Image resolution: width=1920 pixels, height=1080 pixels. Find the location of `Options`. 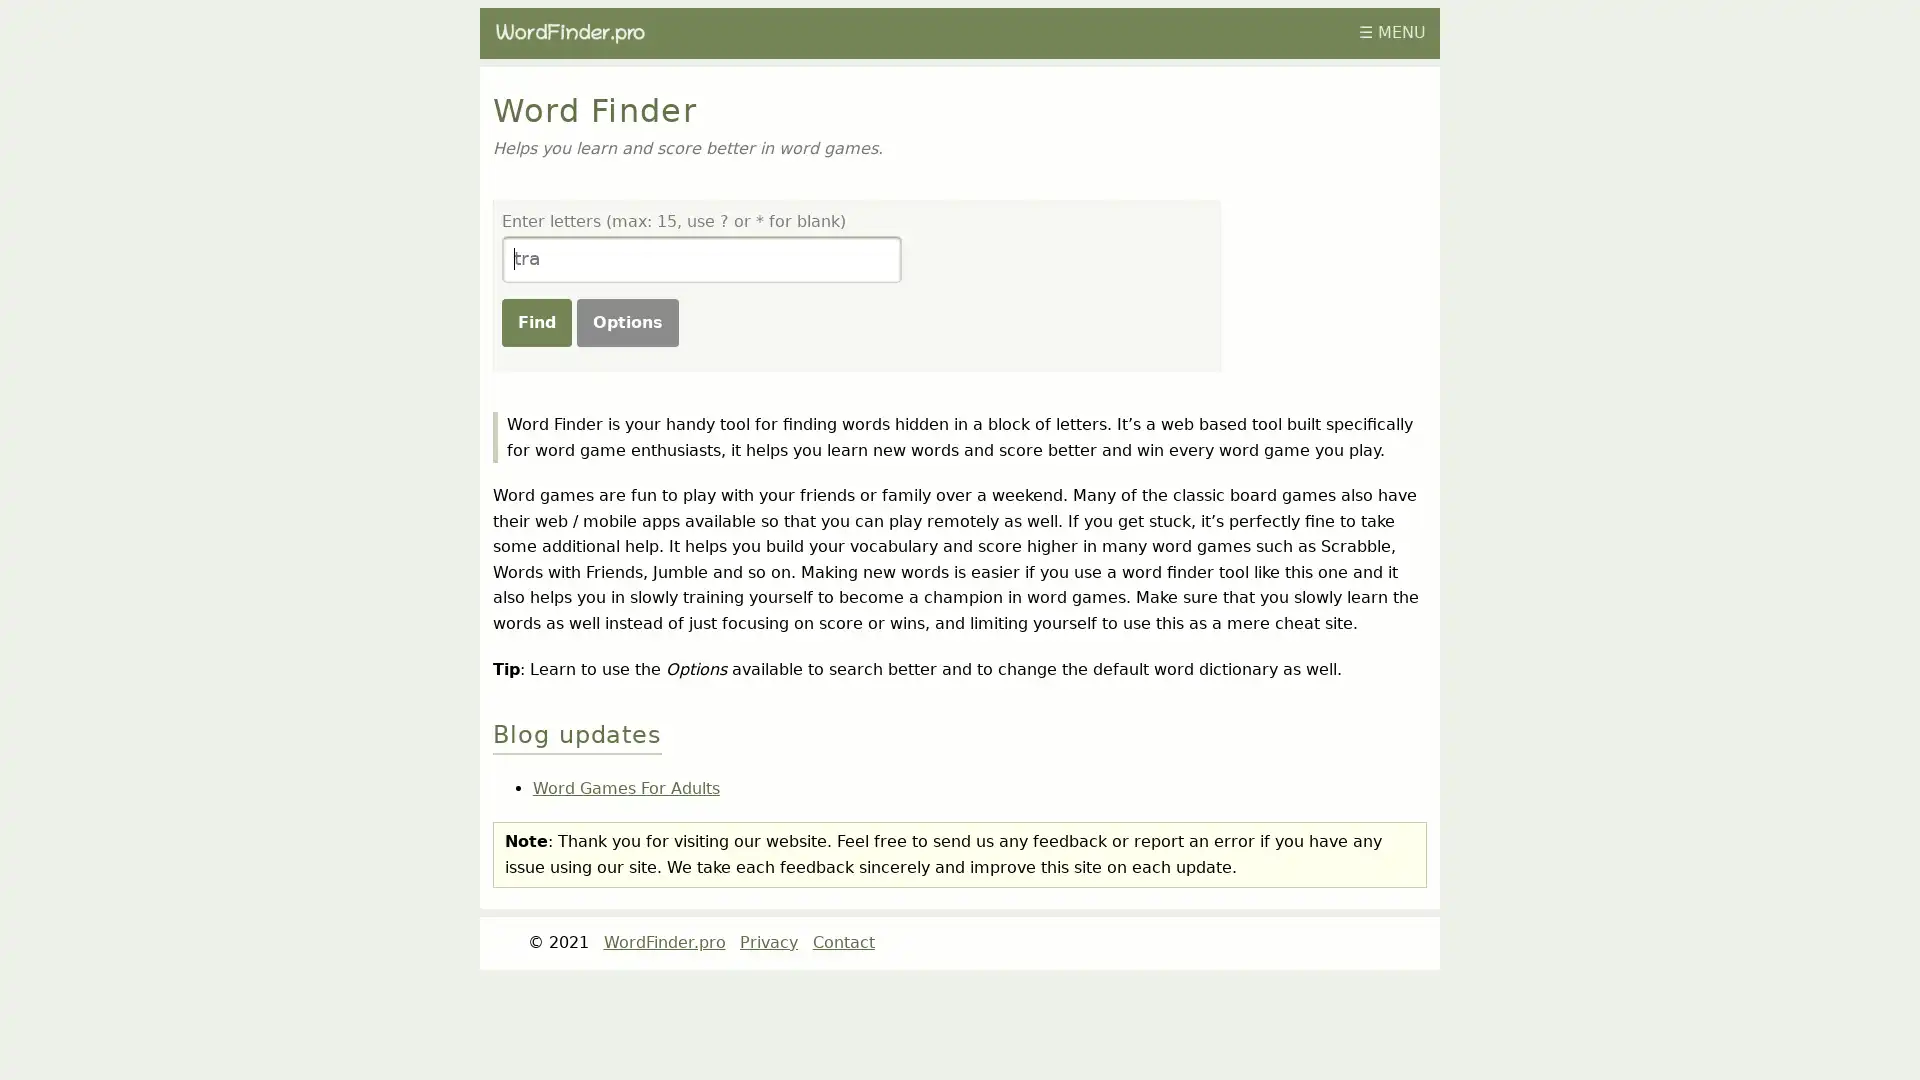

Options is located at coordinates (626, 320).